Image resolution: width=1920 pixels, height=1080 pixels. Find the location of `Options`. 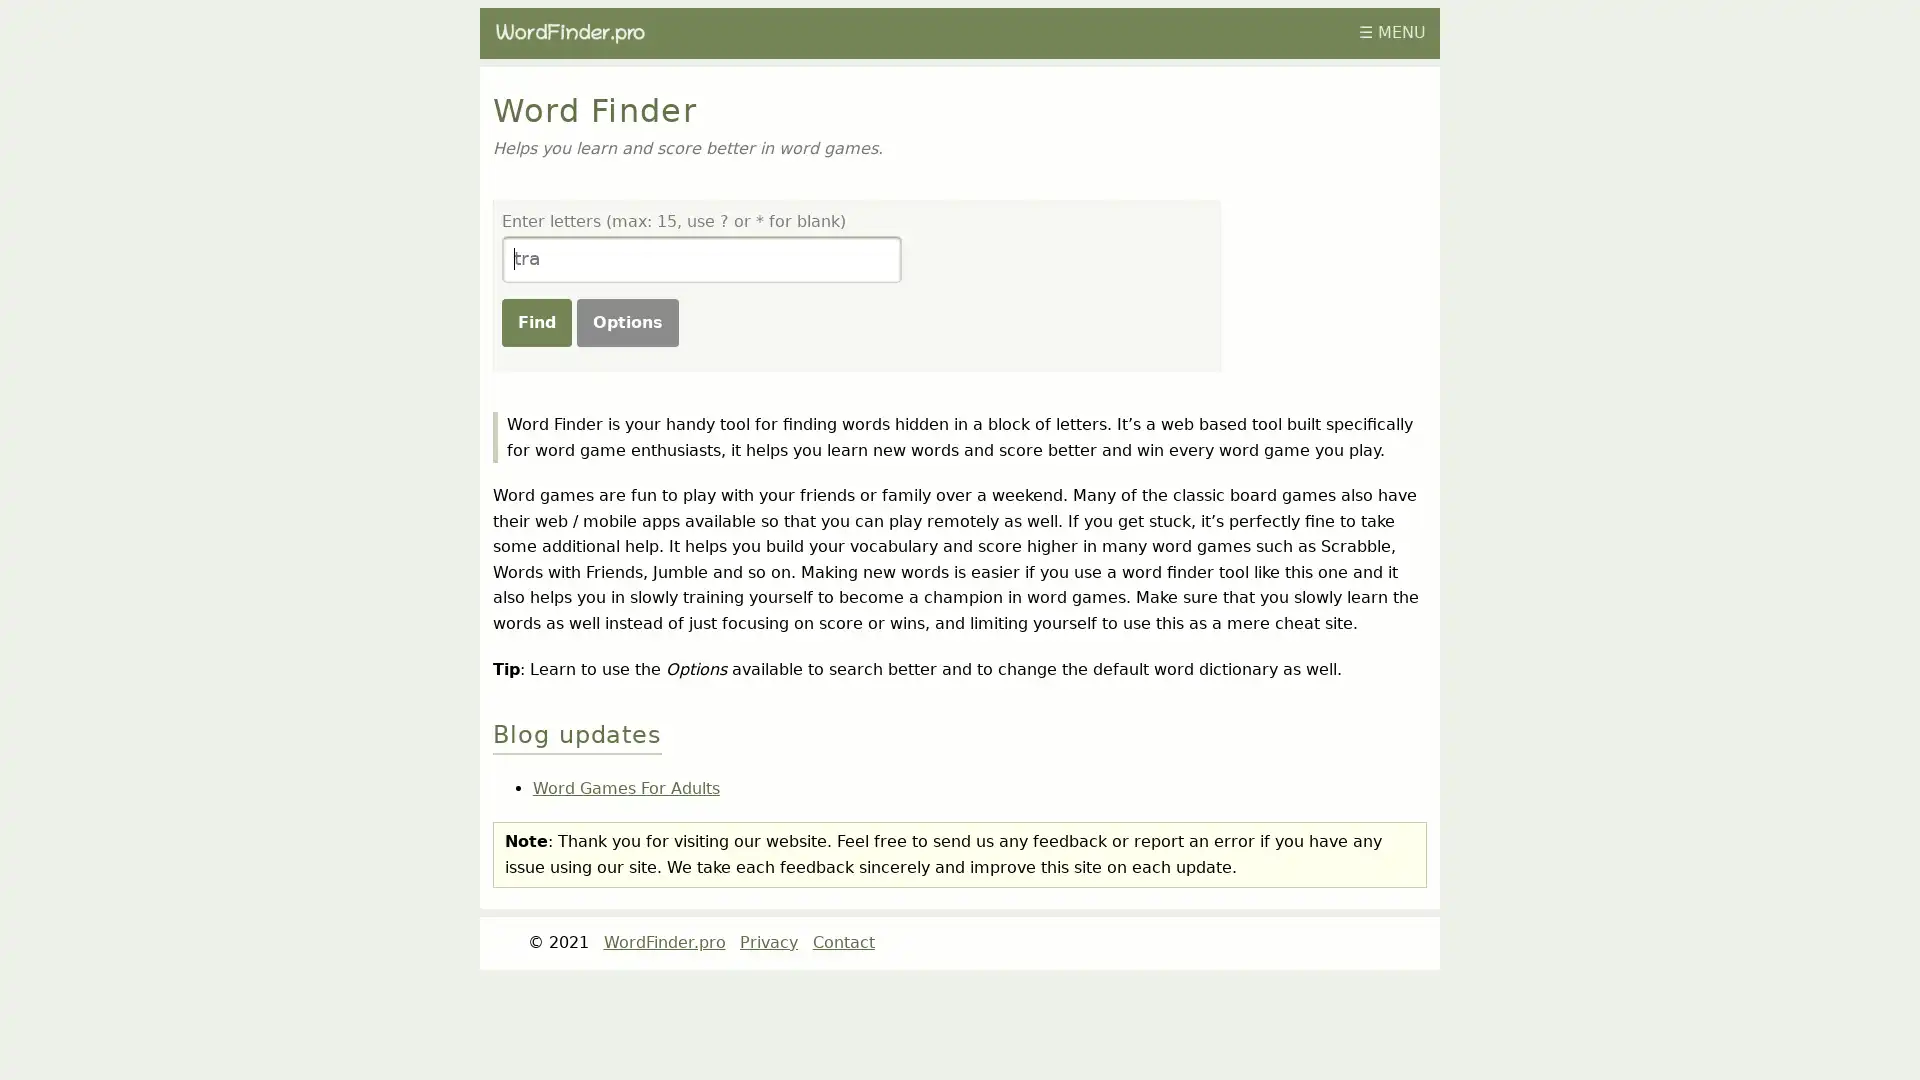

Options is located at coordinates (626, 320).